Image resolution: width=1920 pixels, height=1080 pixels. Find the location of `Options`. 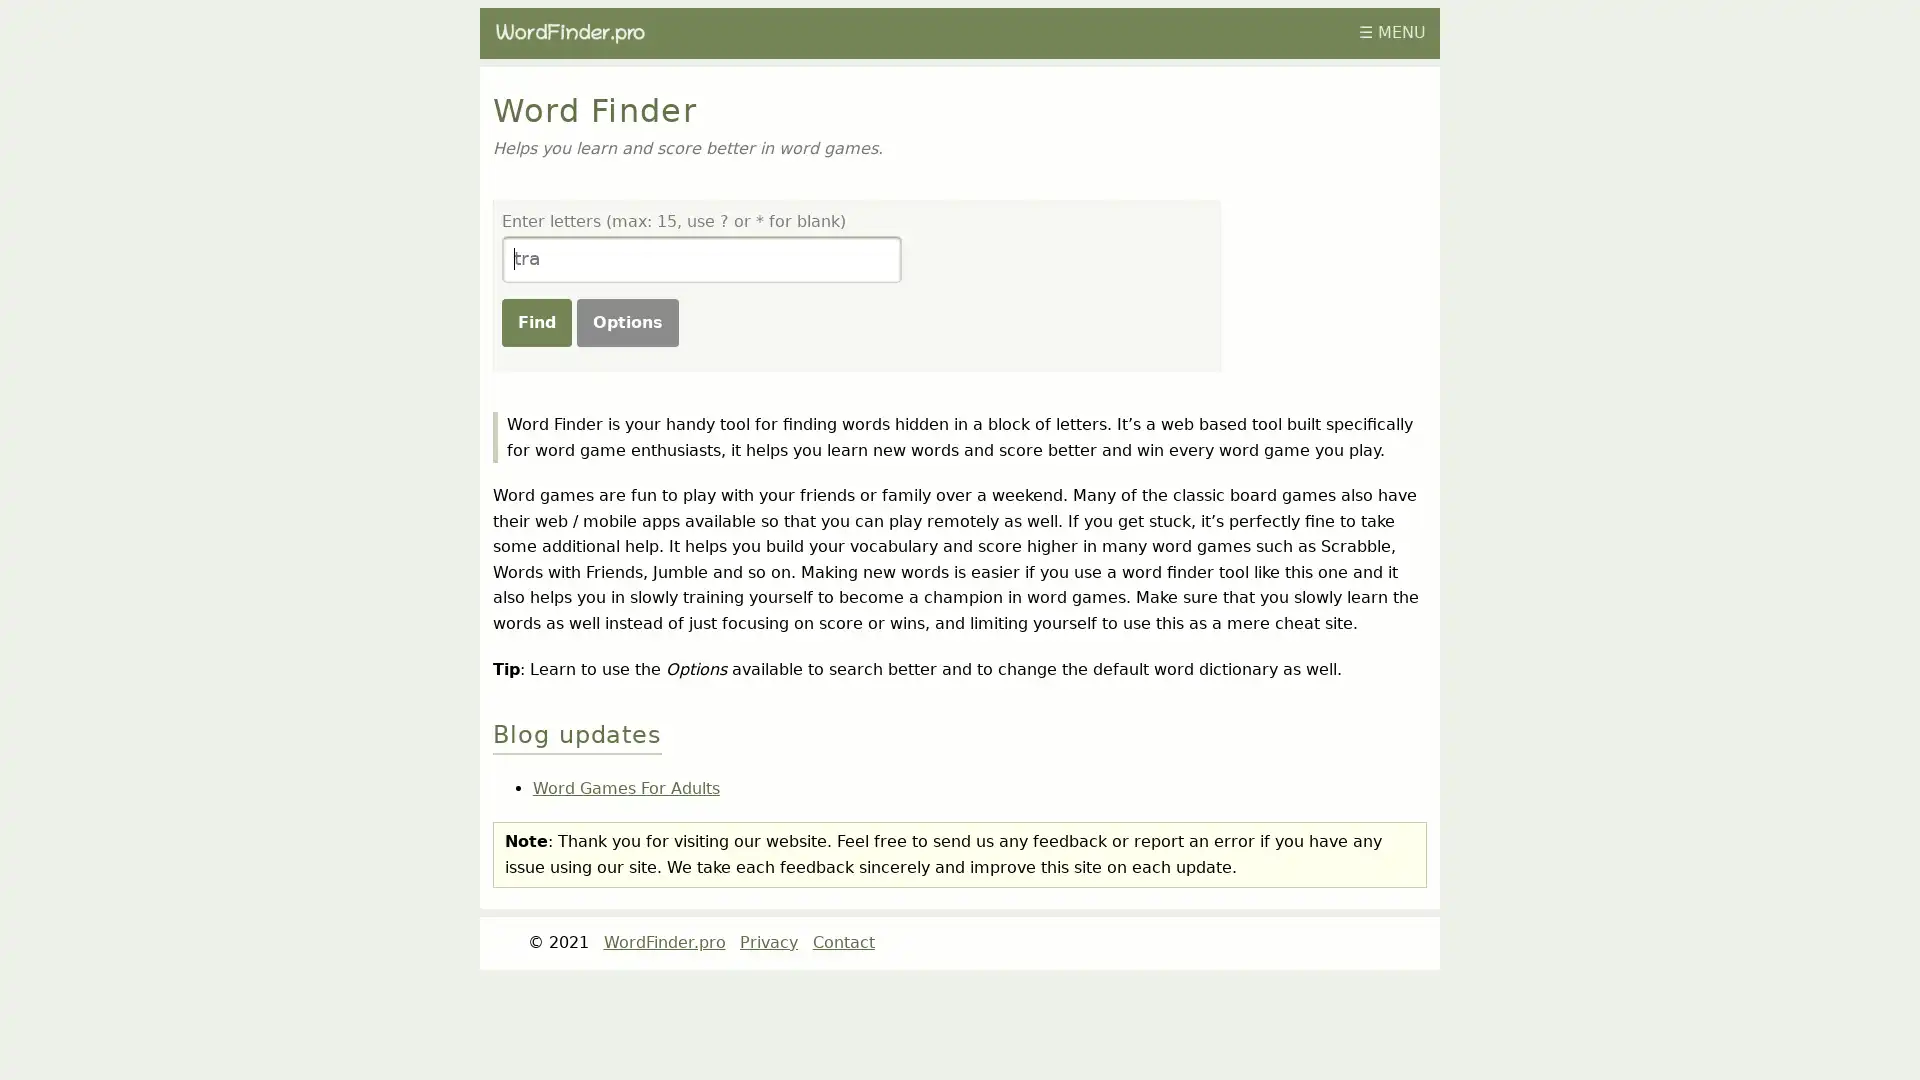

Options is located at coordinates (626, 320).